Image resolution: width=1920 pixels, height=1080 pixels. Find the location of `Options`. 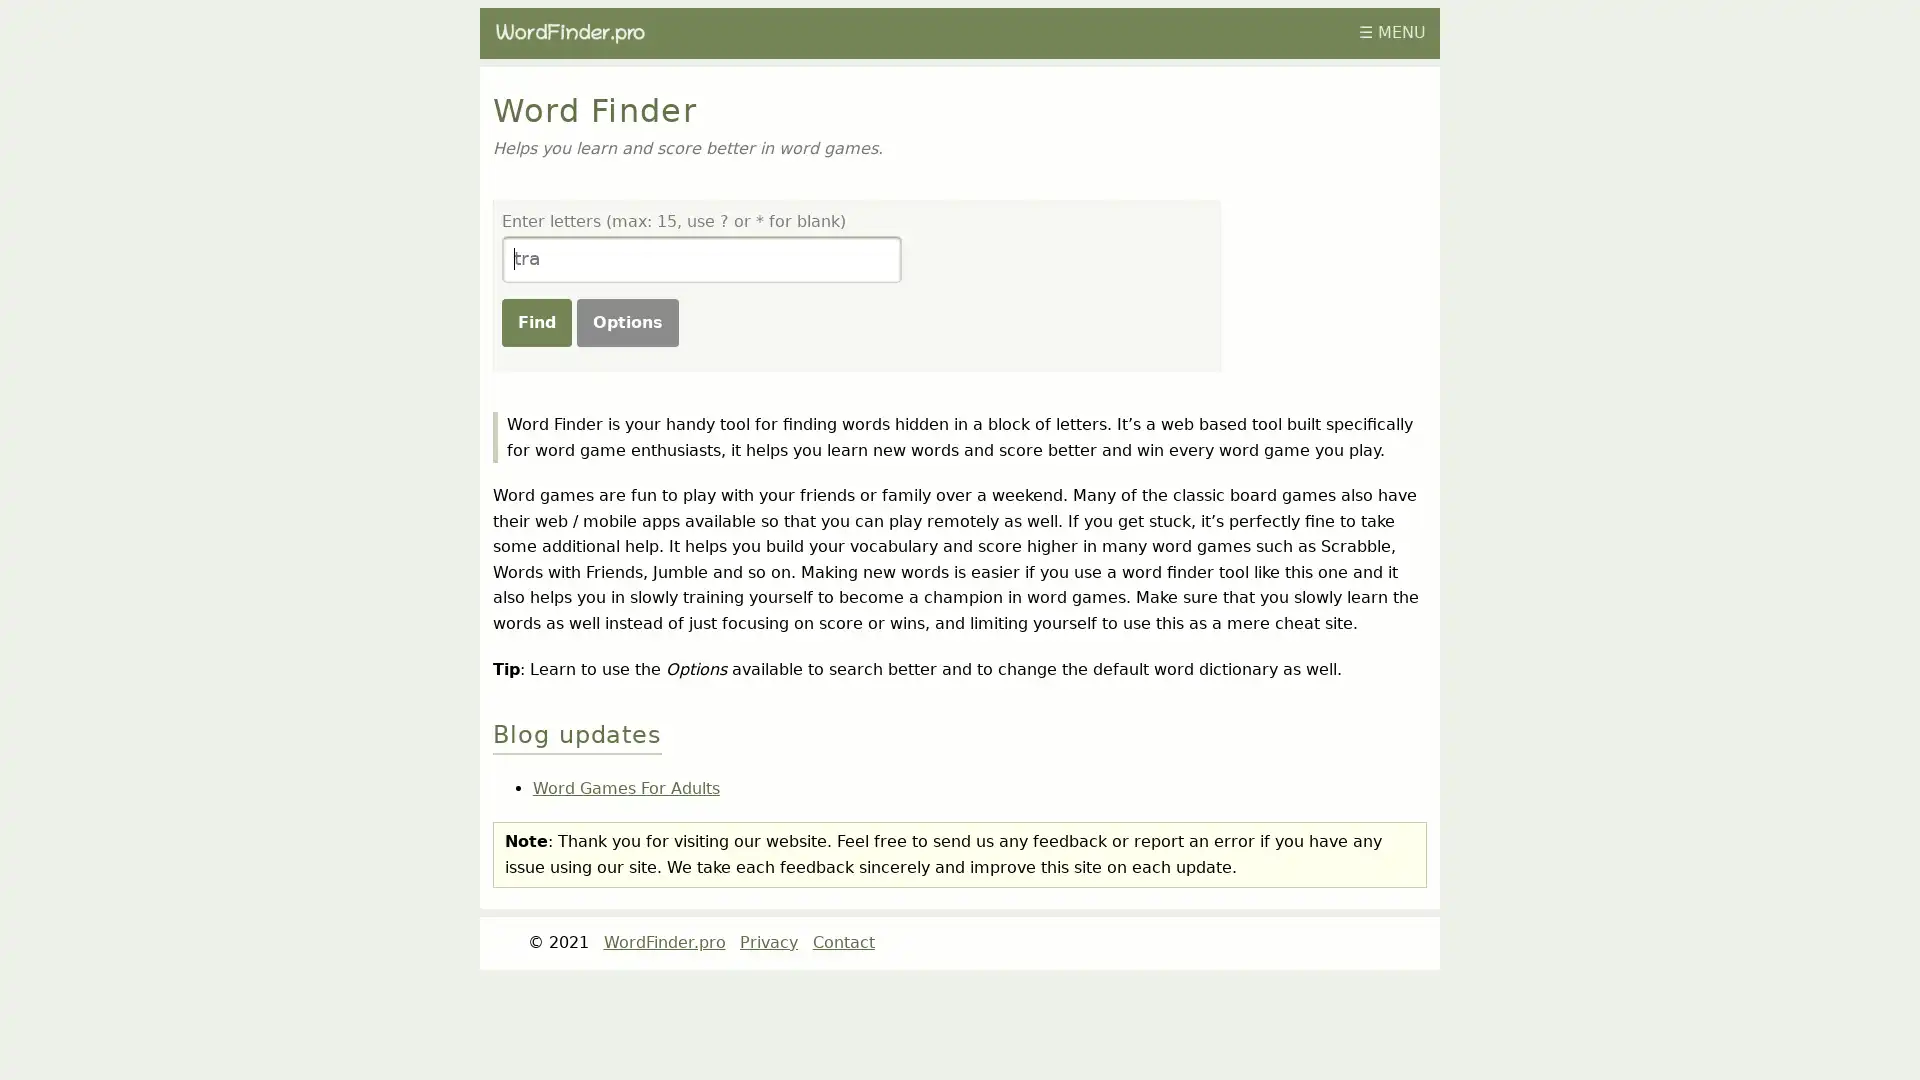

Options is located at coordinates (626, 320).